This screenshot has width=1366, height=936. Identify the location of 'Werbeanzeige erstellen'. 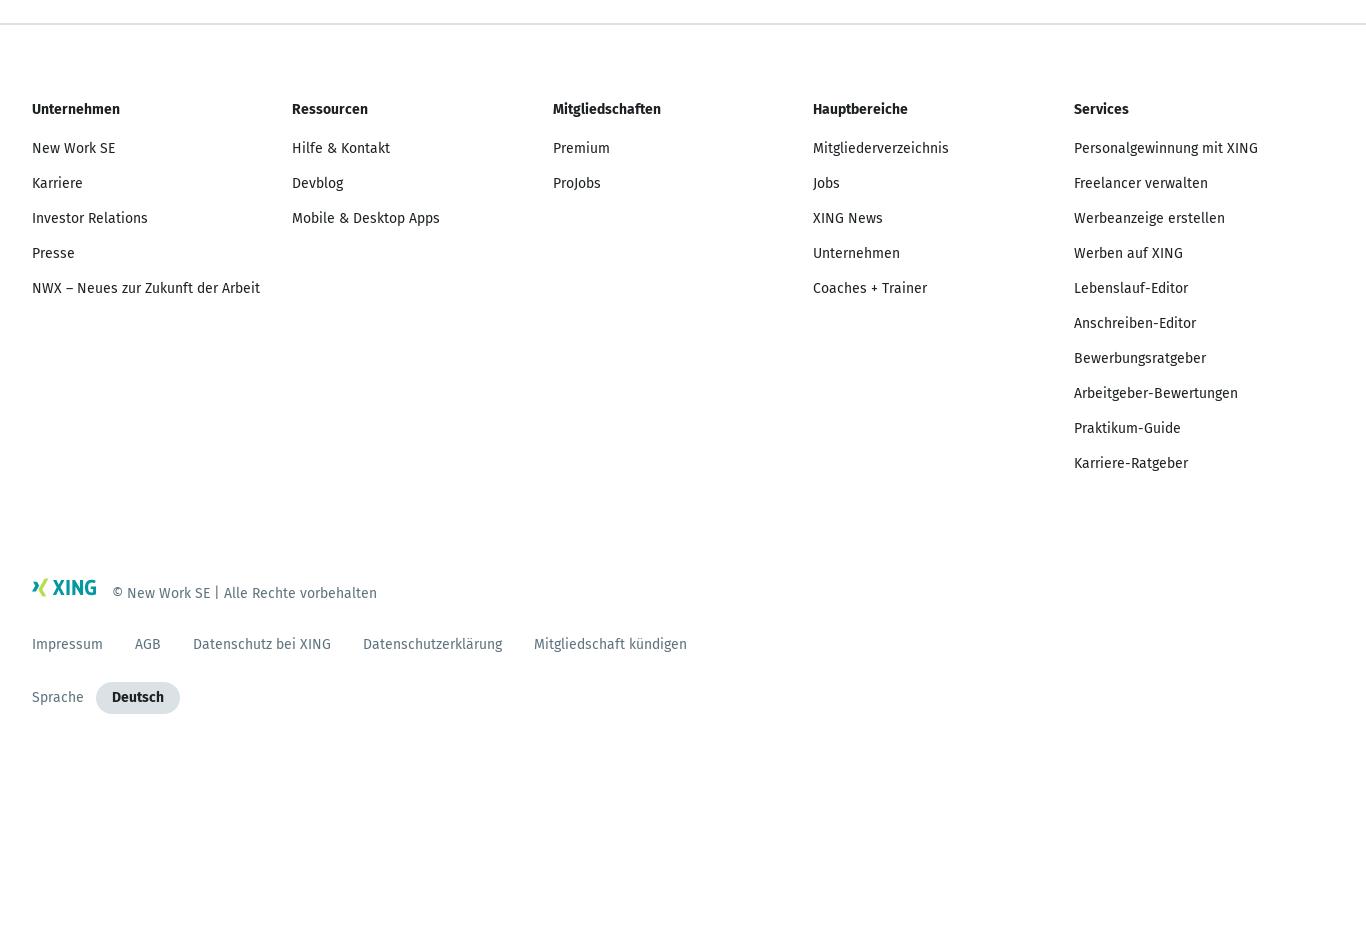
(1148, 217).